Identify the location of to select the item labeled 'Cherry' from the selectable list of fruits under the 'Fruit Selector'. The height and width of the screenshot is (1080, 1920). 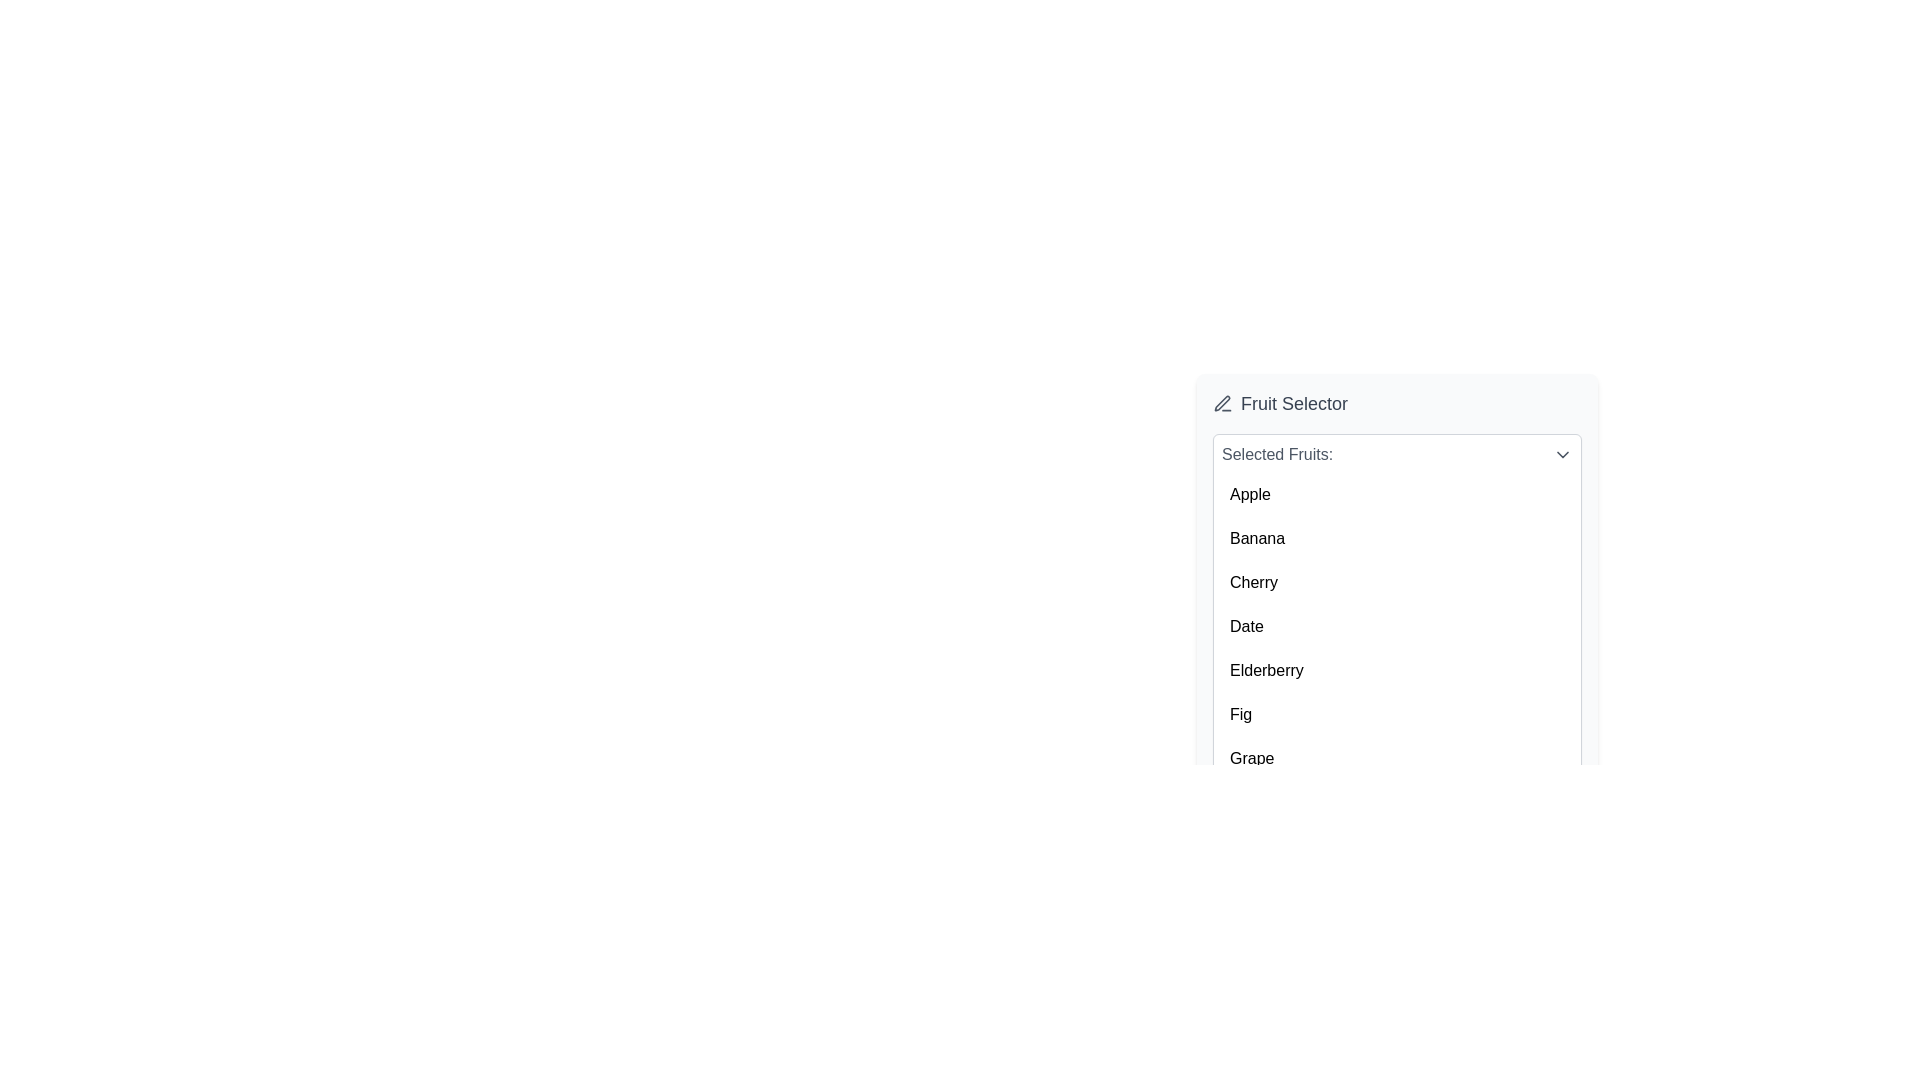
(1396, 582).